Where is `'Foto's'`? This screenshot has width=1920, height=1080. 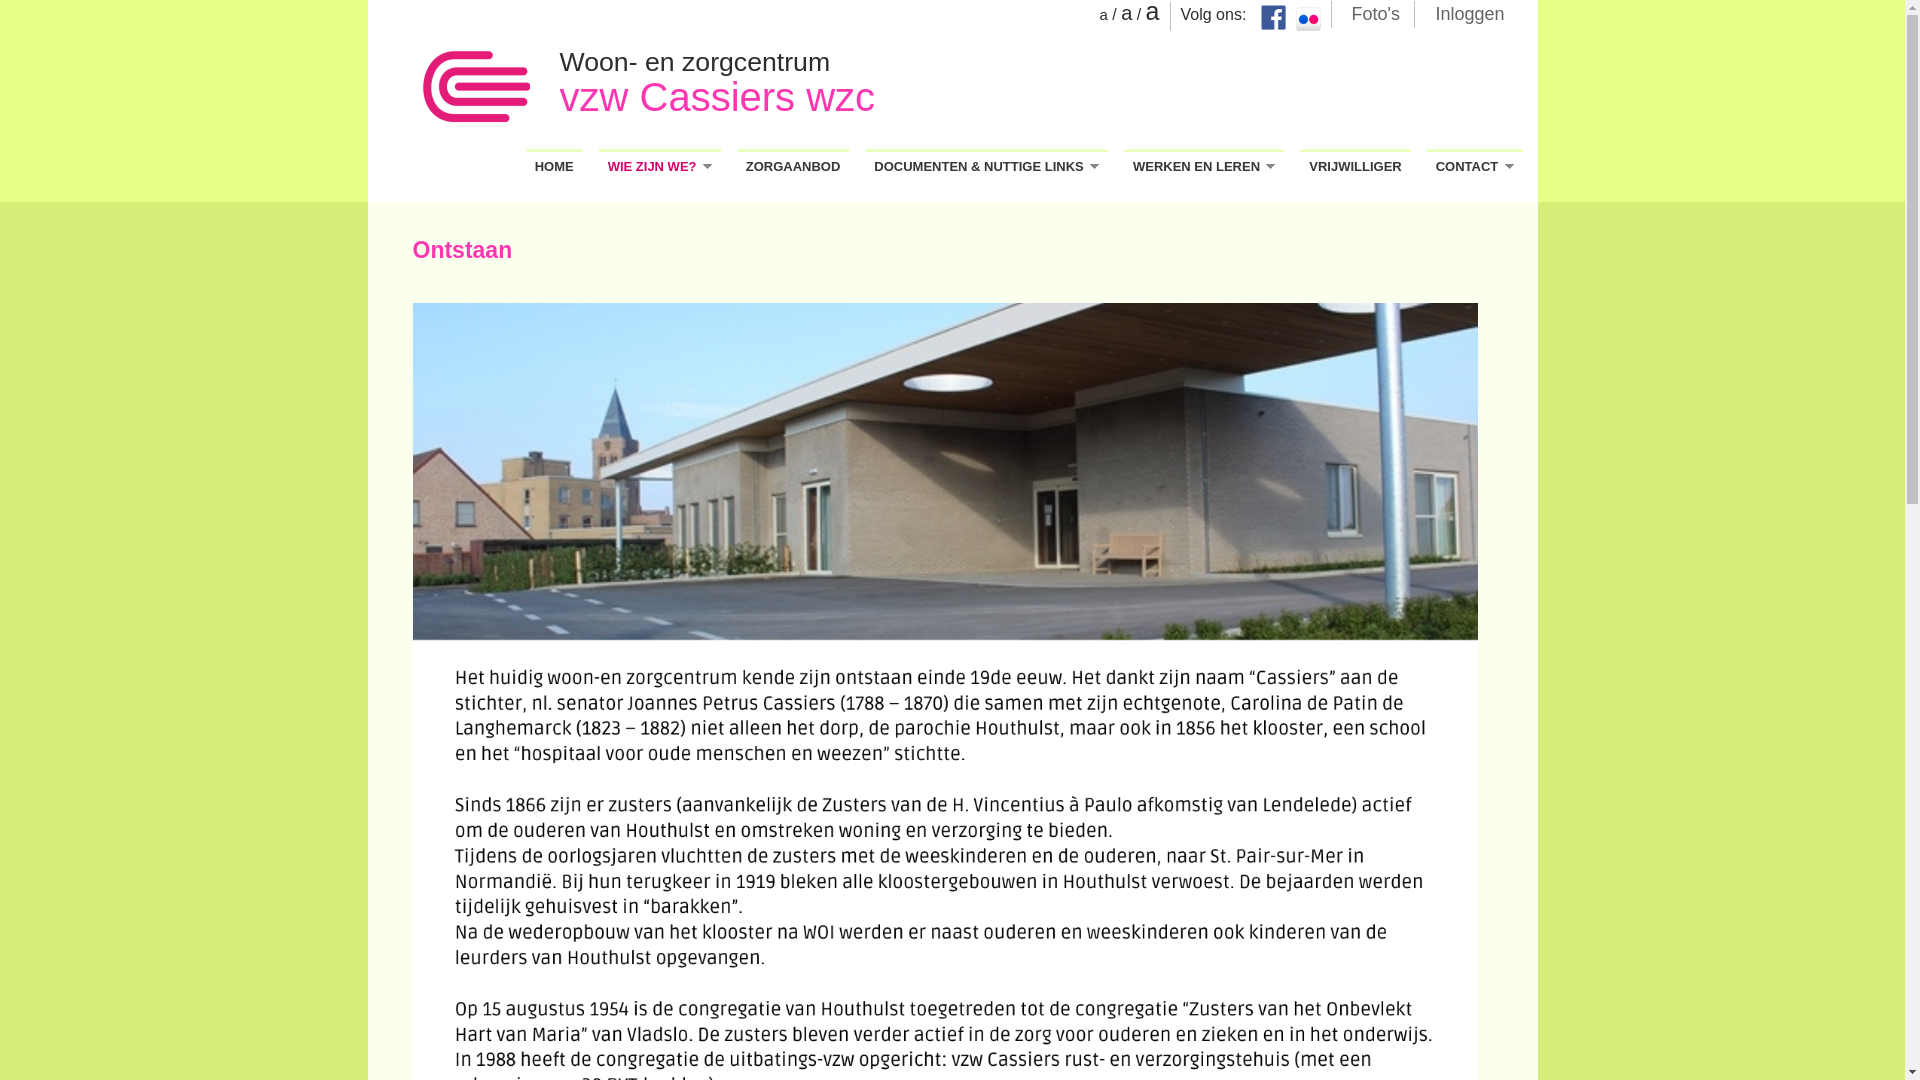
'Foto's' is located at coordinates (1375, 12).